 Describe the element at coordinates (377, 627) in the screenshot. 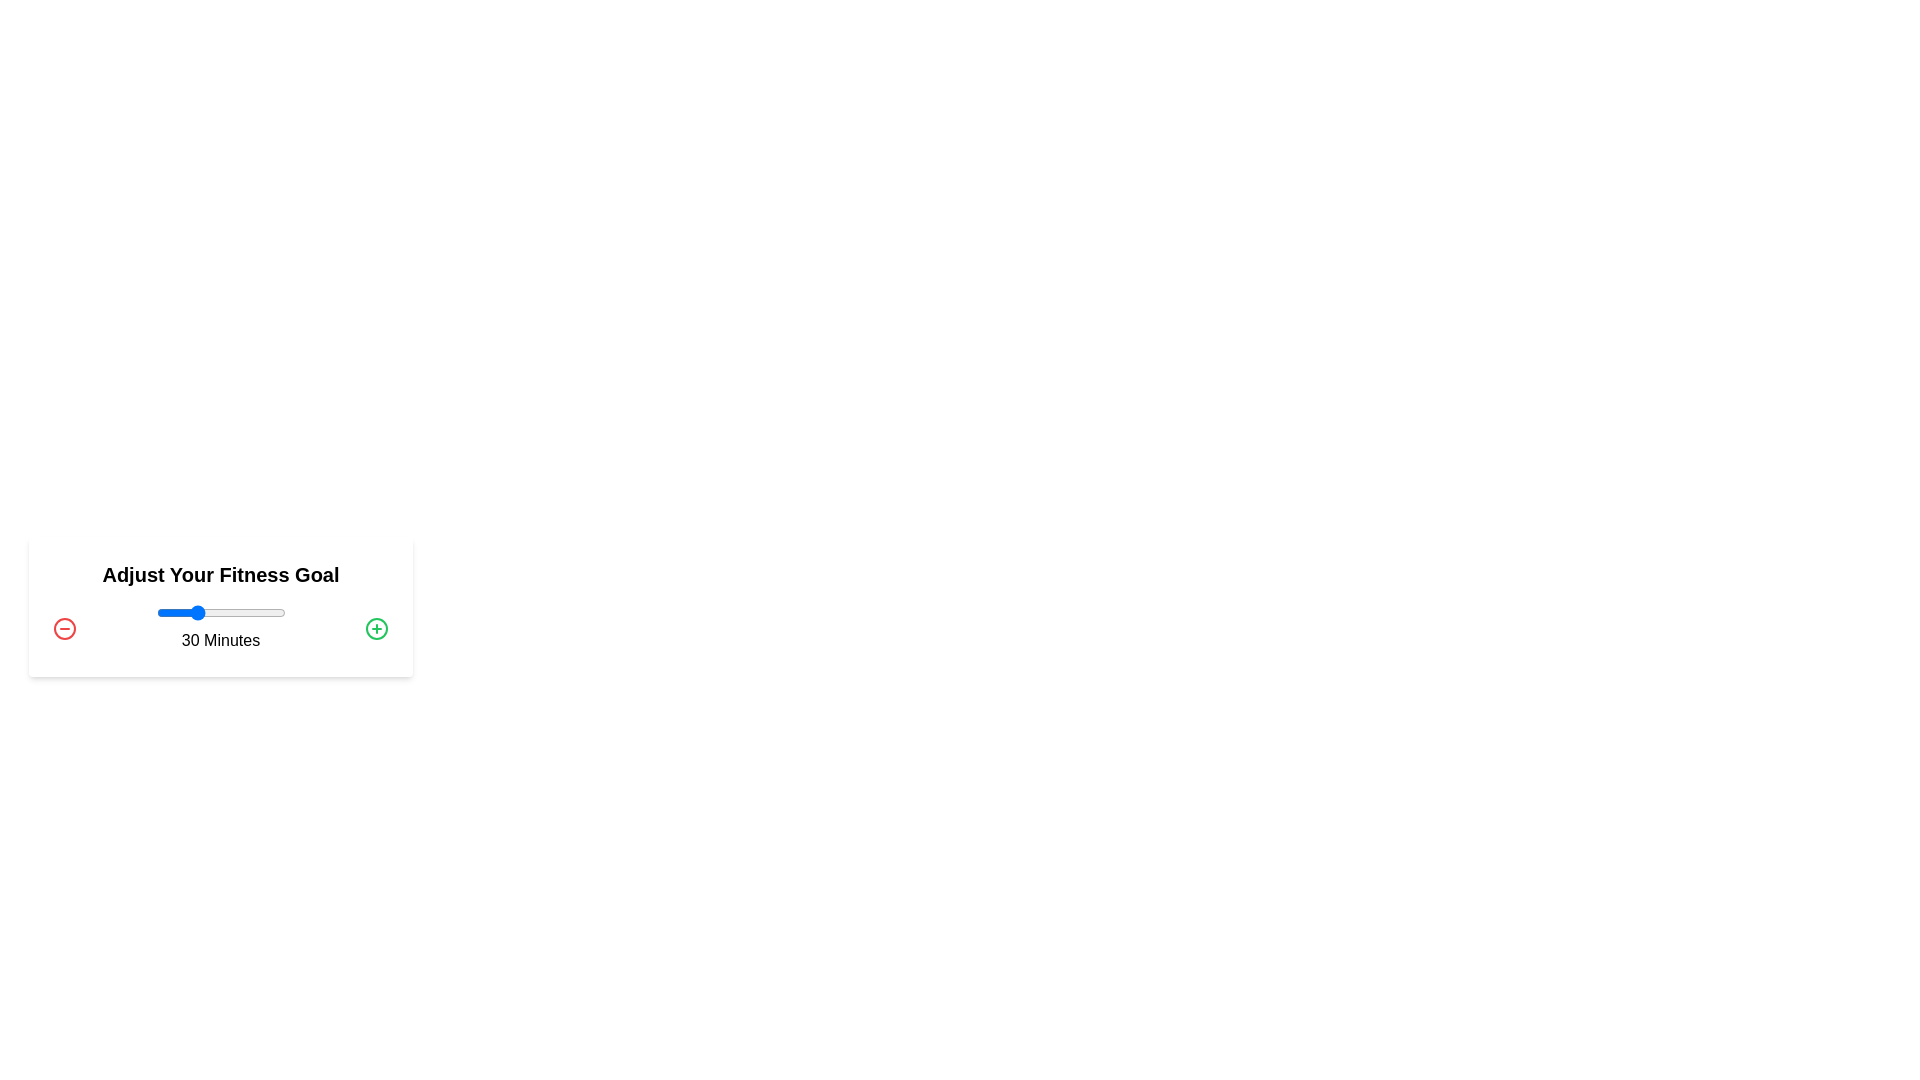

I see `the circular green outlined button with a plus sign at its center, located on the rightmost side of the control group, to provide feedback` at that location.